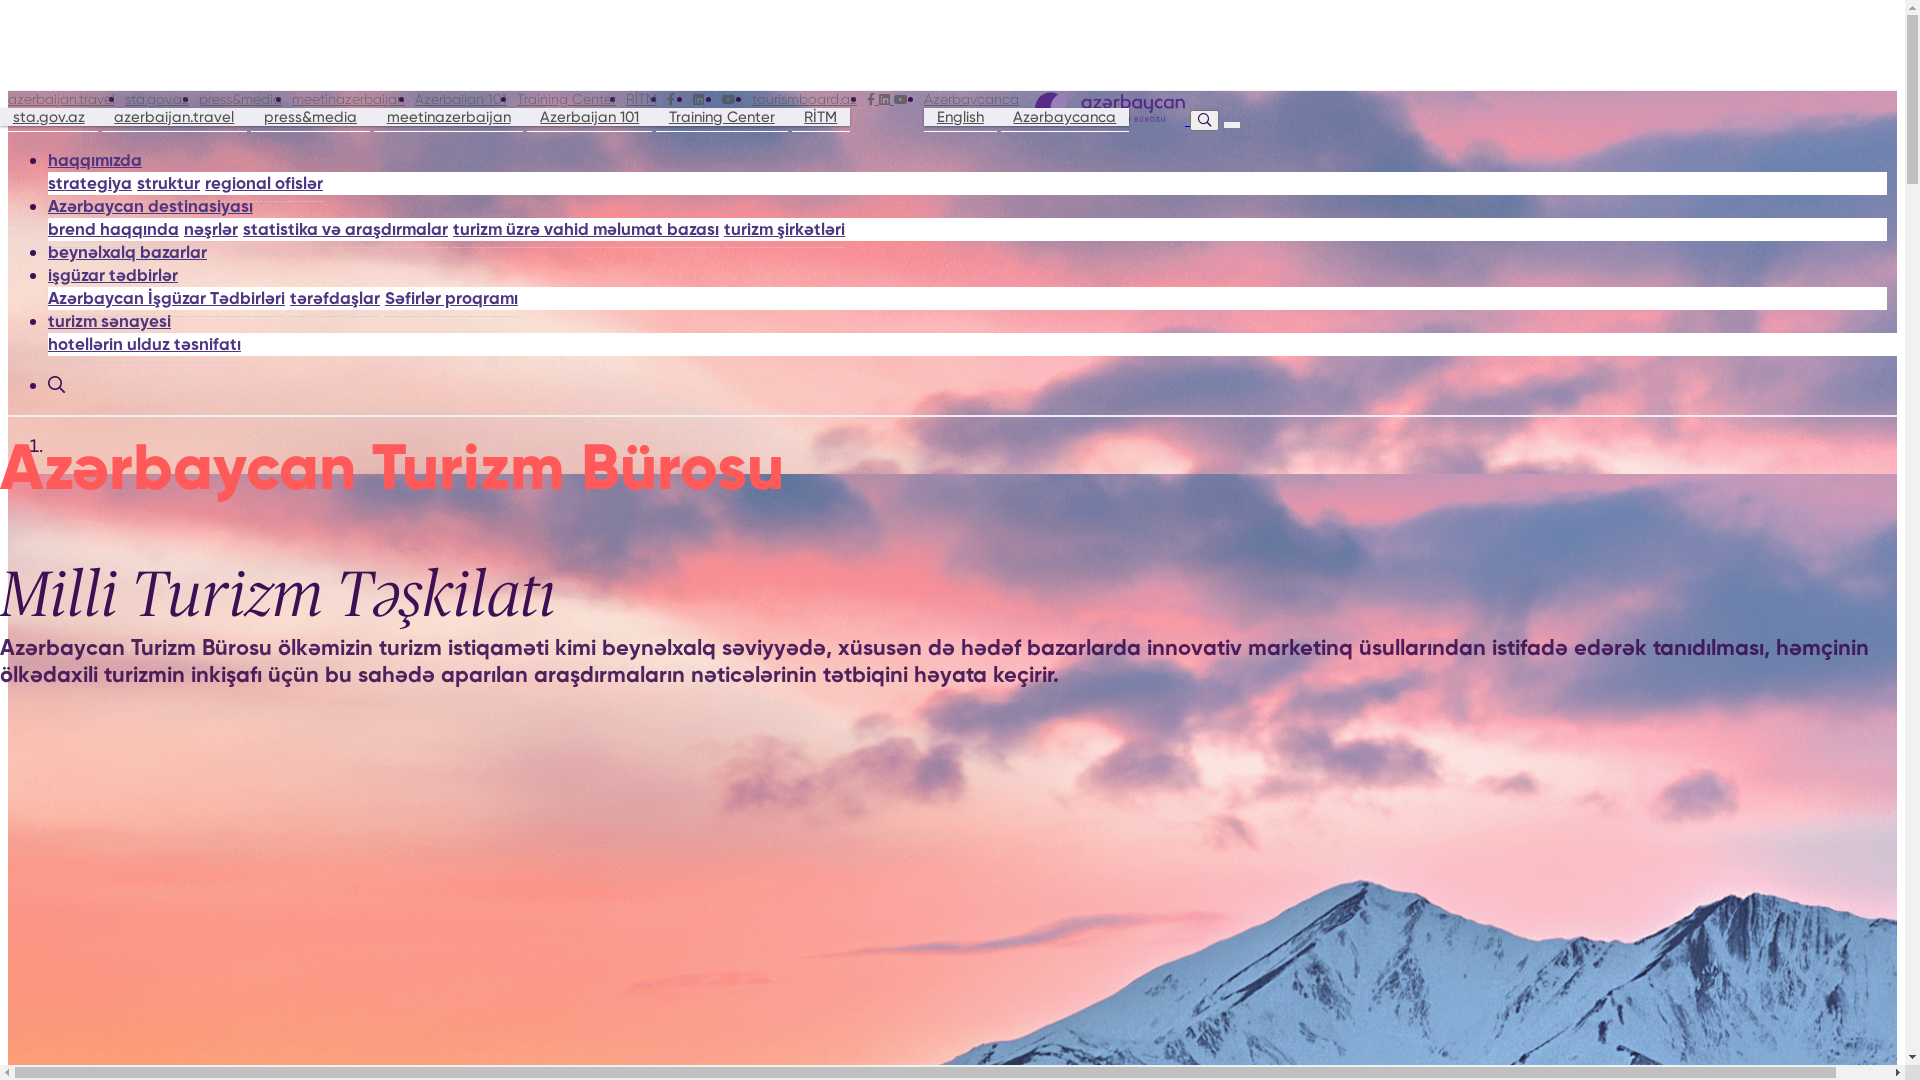  What do you see at coordinates (309, 117) in the screenshot?
I see `'press&media'` at bounding box center [309, 117].